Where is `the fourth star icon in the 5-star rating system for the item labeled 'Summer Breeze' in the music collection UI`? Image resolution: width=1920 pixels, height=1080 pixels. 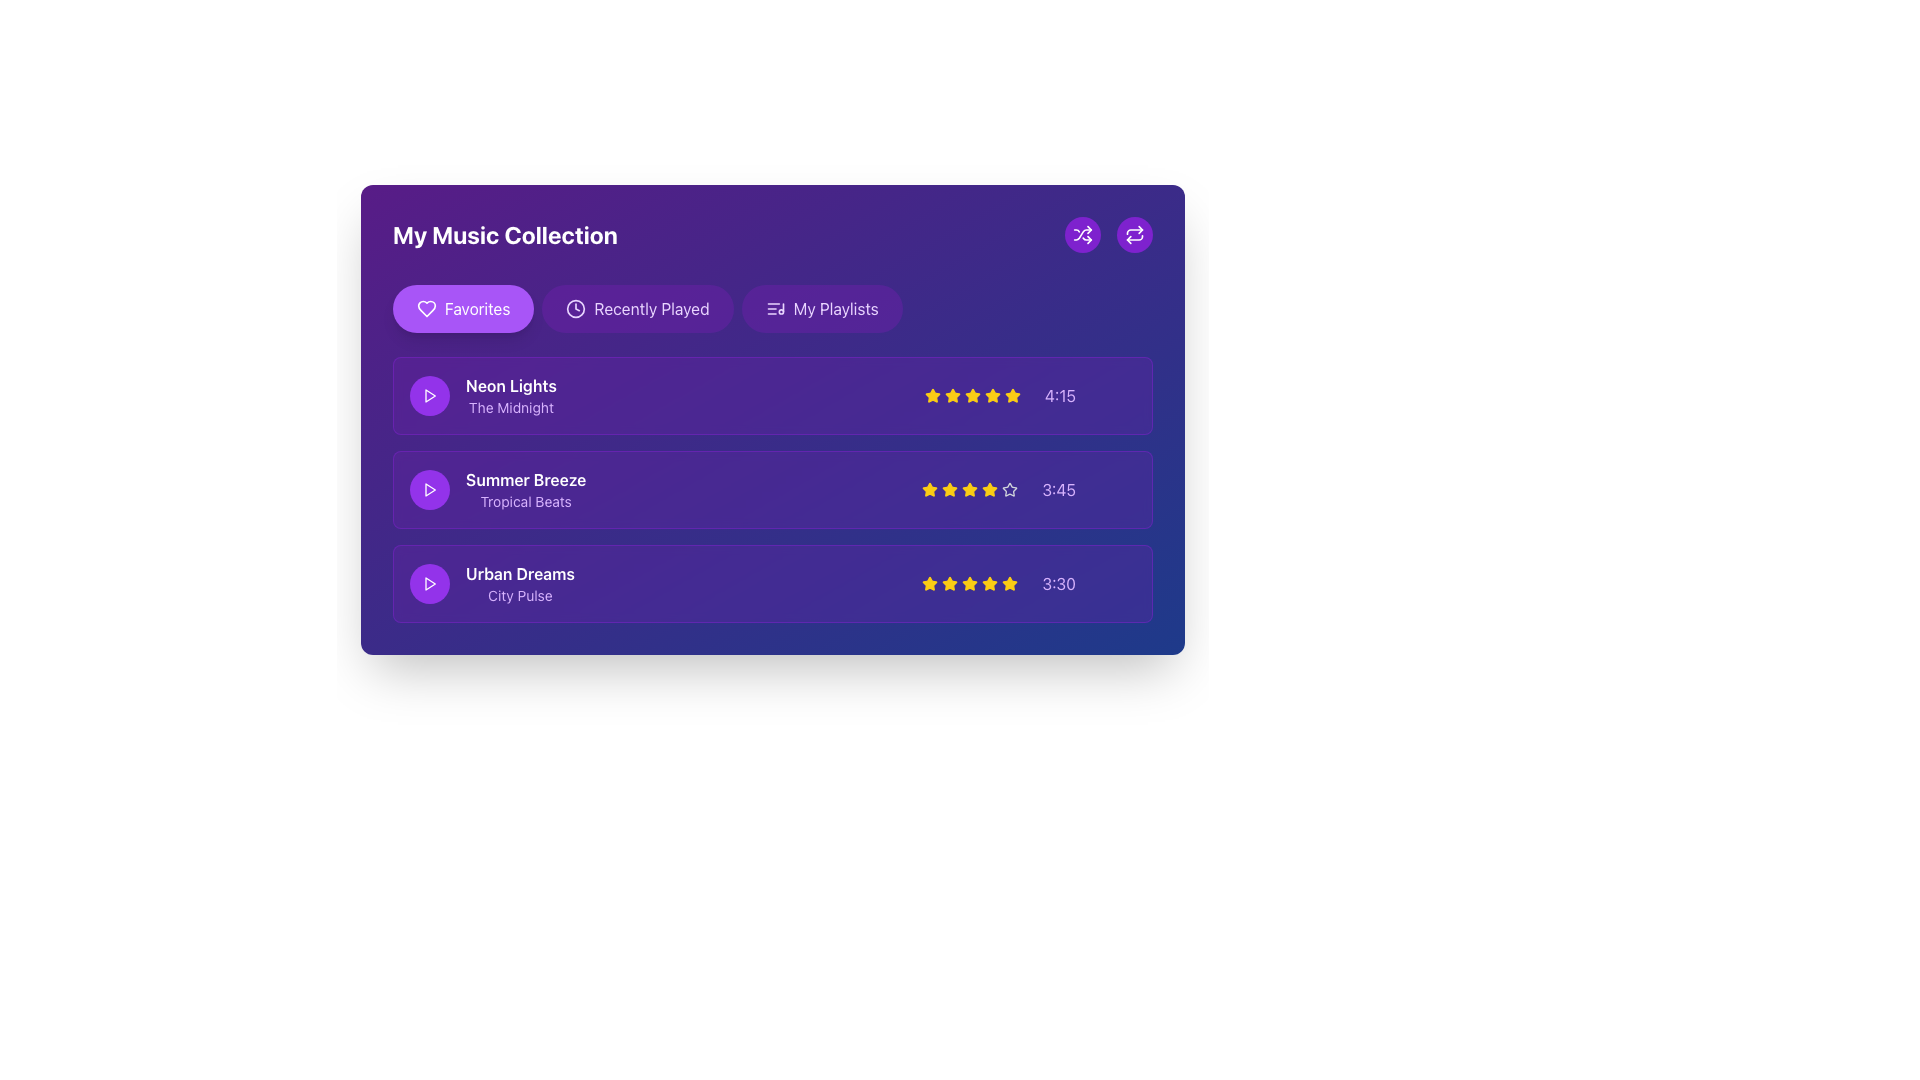 the fourth star icon in the 5-star rating system for the item labeled 'Summer Breeze' in the music collection UI is located at coordinates (1010, 489).